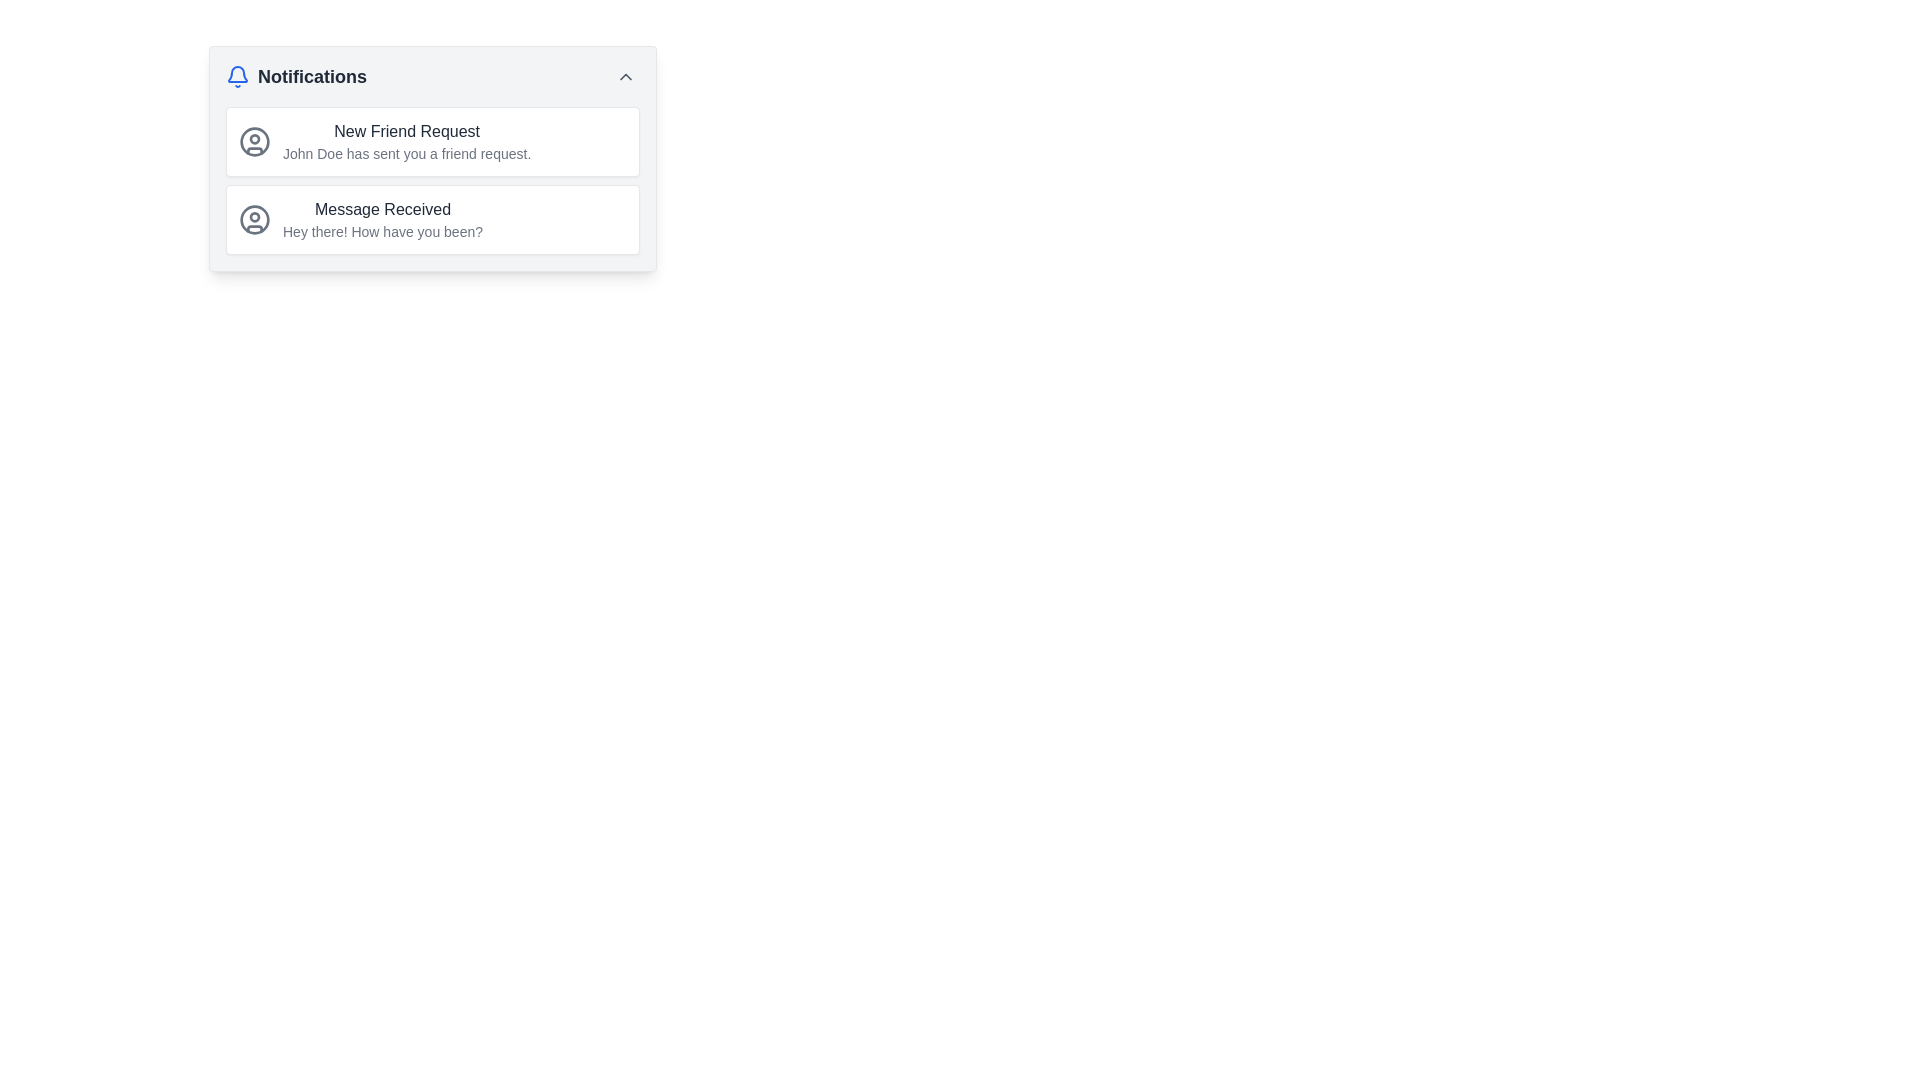  I want to click on the user profile icon within the second notification block under the 'Message Received' title in the notification panel, so click(253, 219).